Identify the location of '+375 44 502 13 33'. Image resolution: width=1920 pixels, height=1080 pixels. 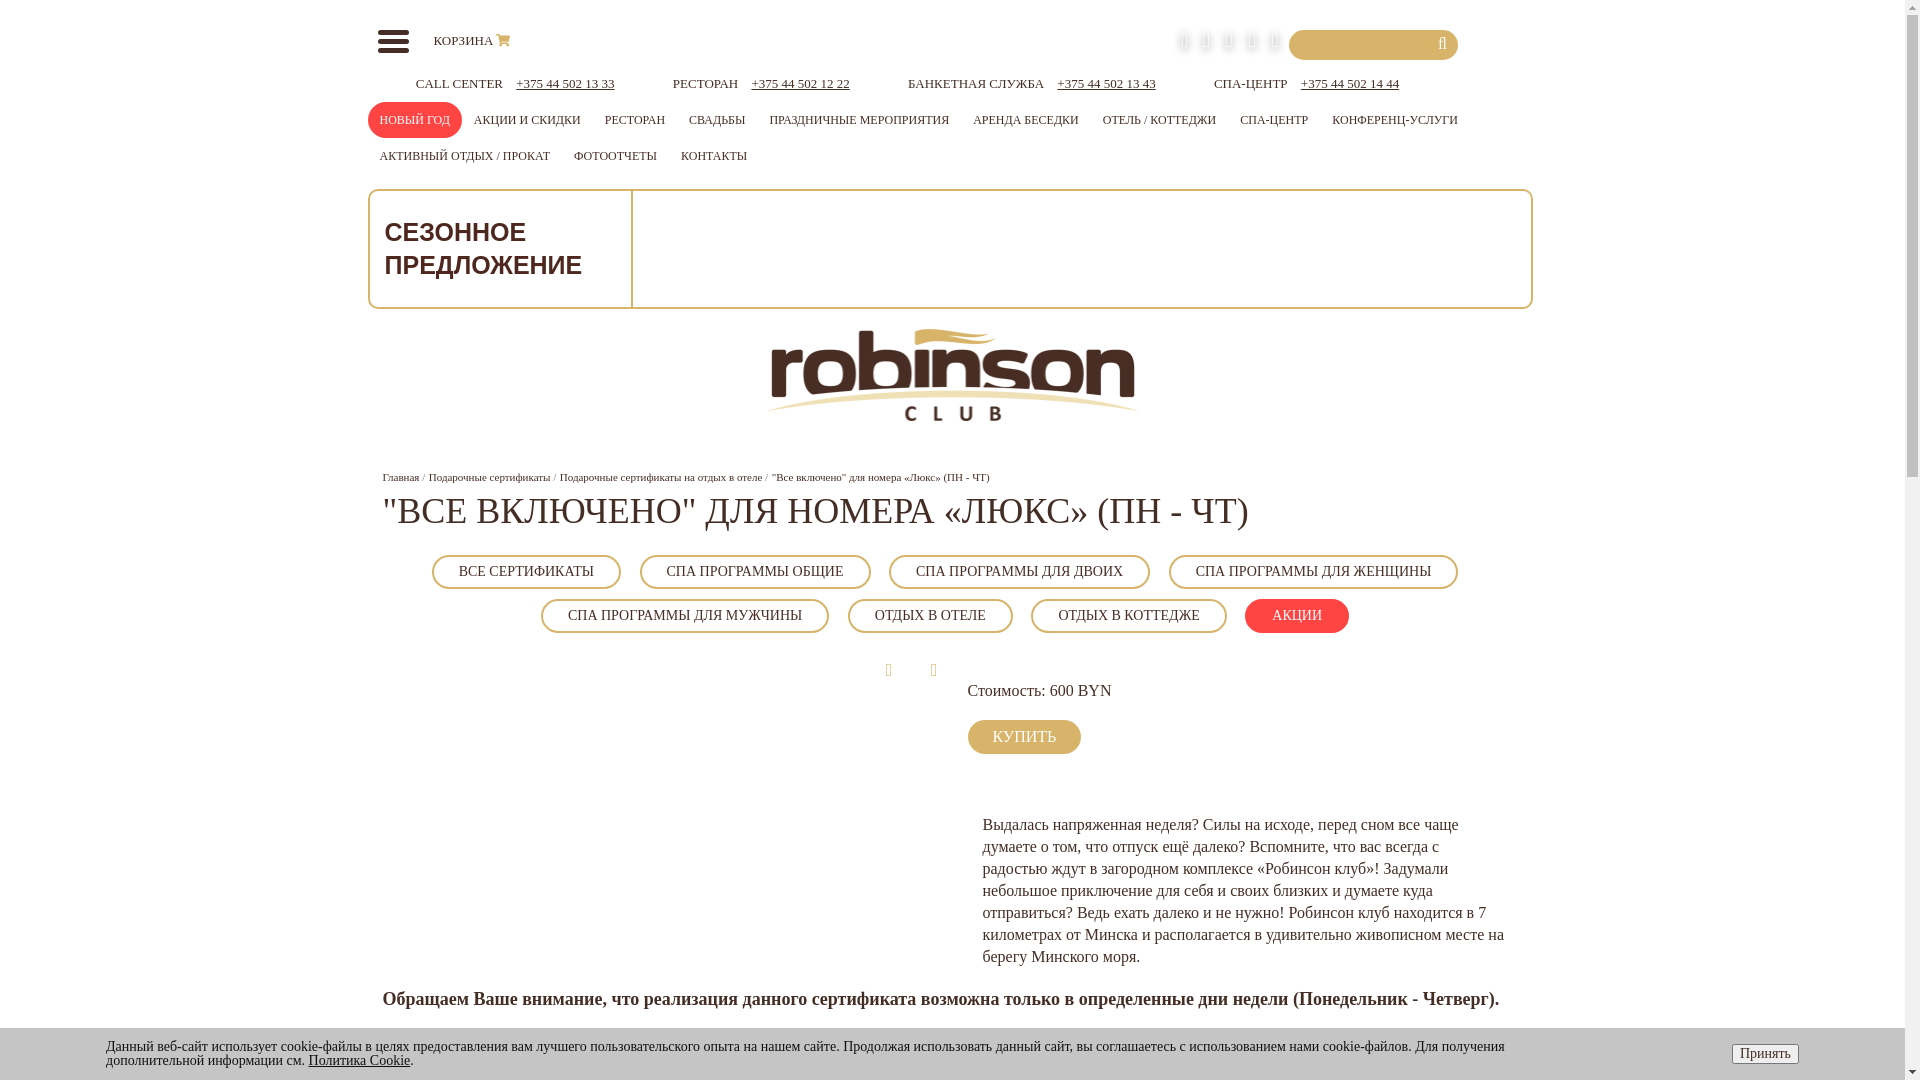
(515, 82).